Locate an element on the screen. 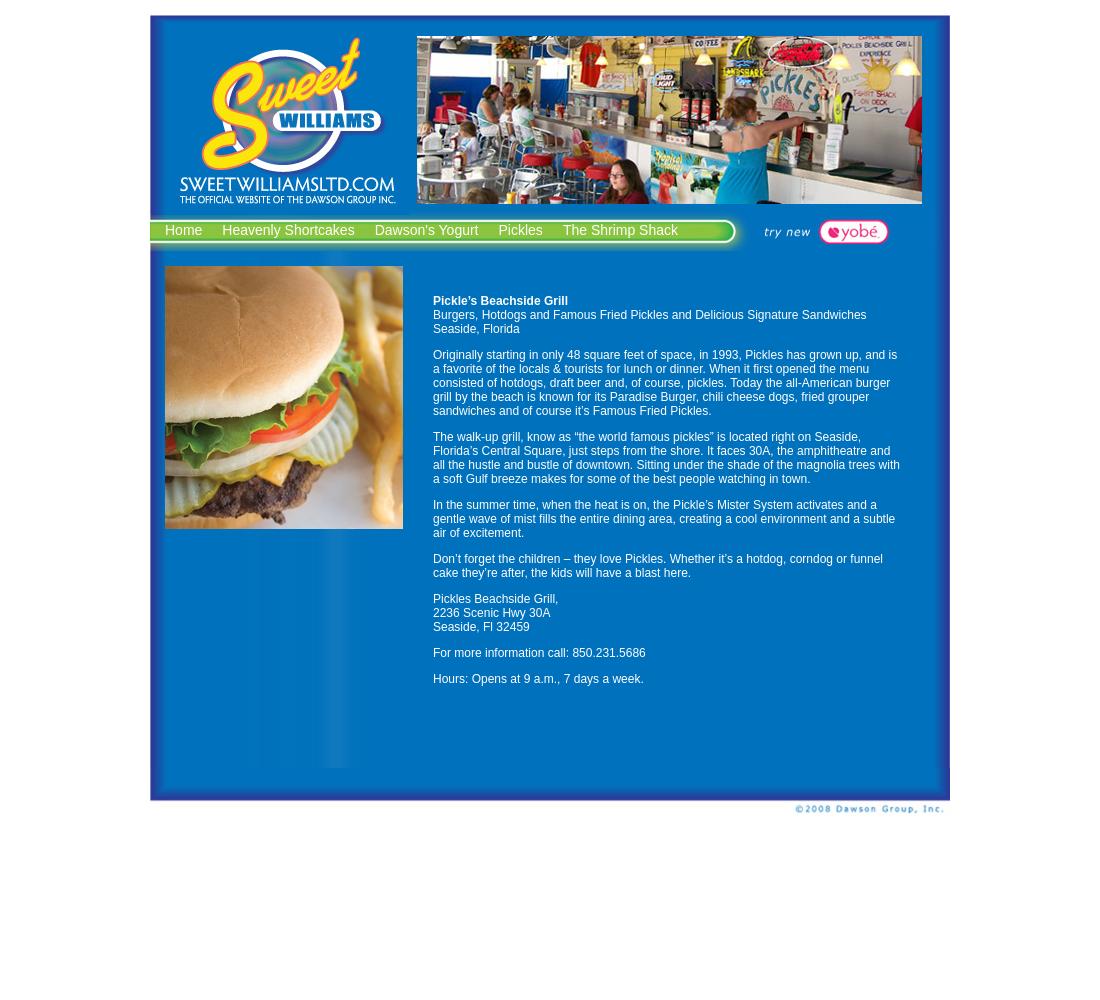 This screenshot has height=1000, width=1100. '2236 Scenic Hwy 30A' is located at coordinates (491, 612).